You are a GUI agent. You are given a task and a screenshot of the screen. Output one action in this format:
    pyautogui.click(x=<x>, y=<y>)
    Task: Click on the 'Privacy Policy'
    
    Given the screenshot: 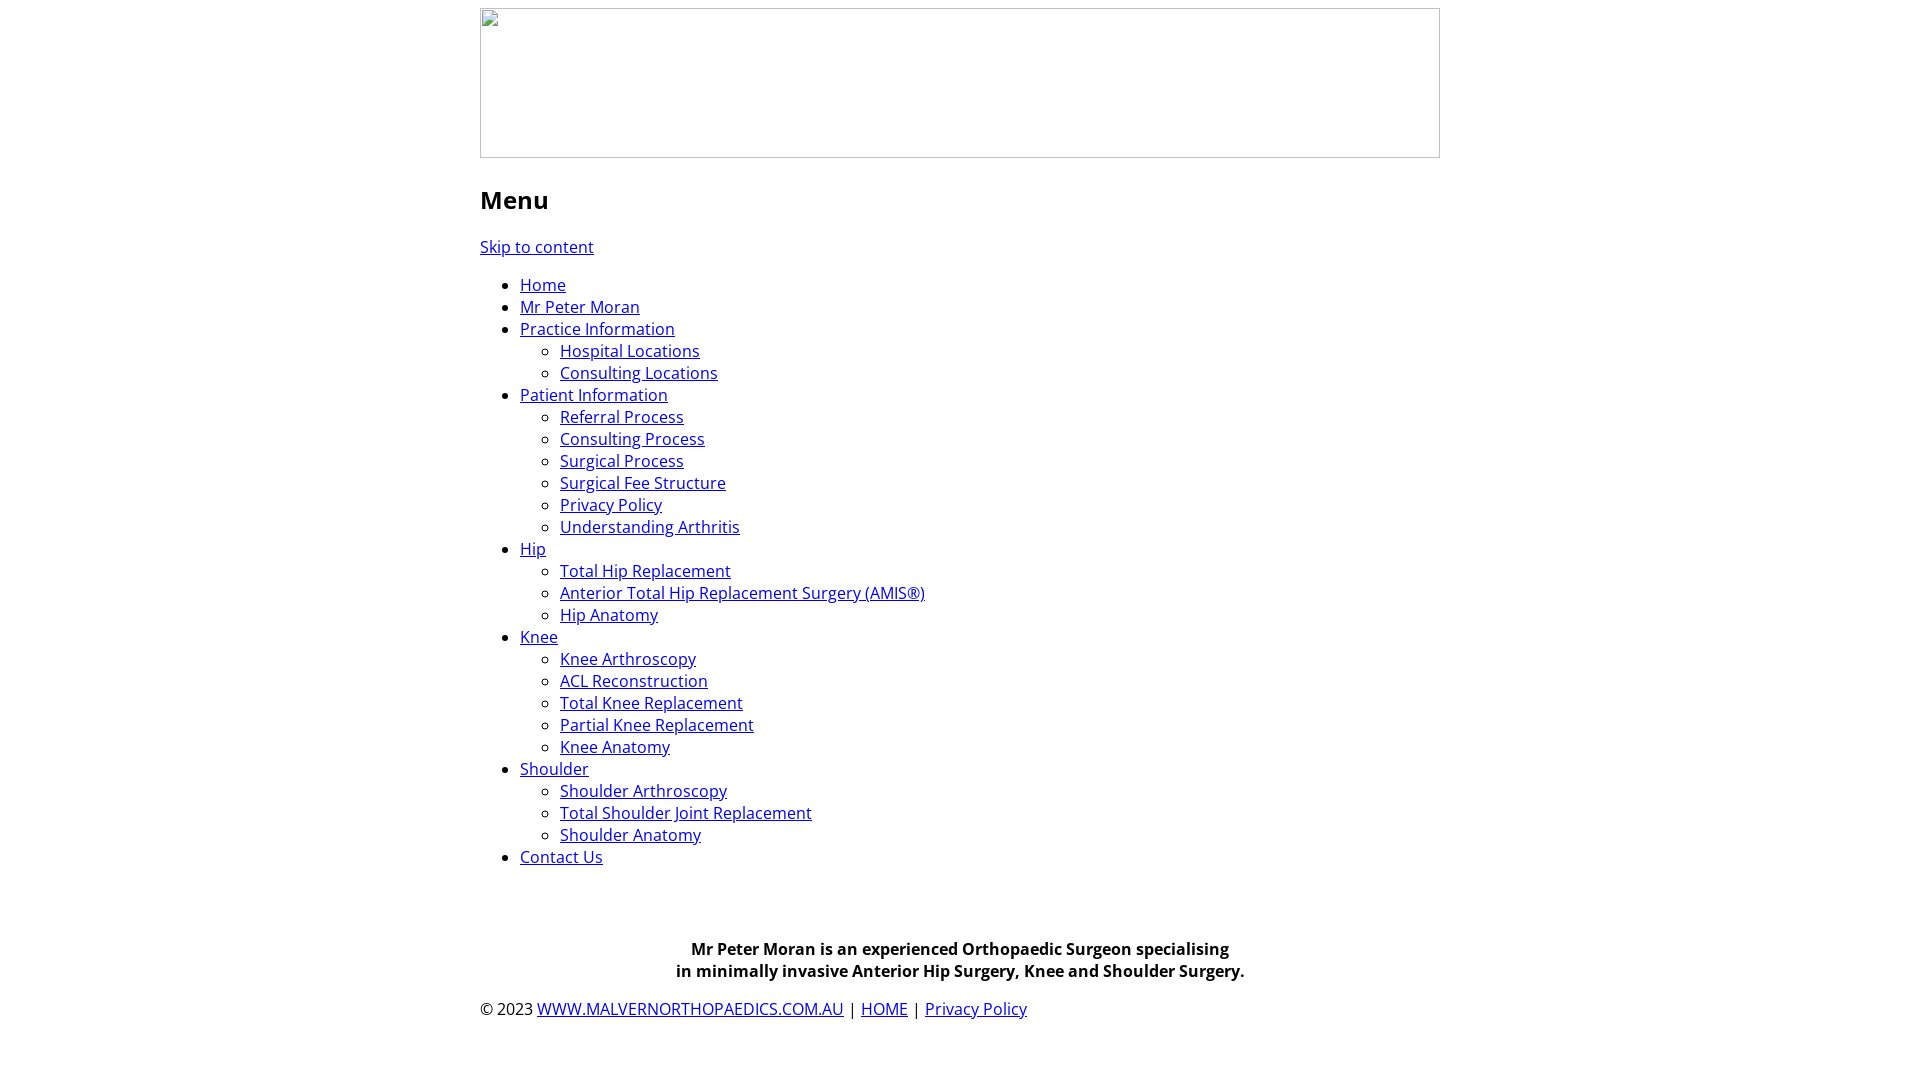 What is the action you would take?
    pyautogui.click(x=924, y=1009)
    